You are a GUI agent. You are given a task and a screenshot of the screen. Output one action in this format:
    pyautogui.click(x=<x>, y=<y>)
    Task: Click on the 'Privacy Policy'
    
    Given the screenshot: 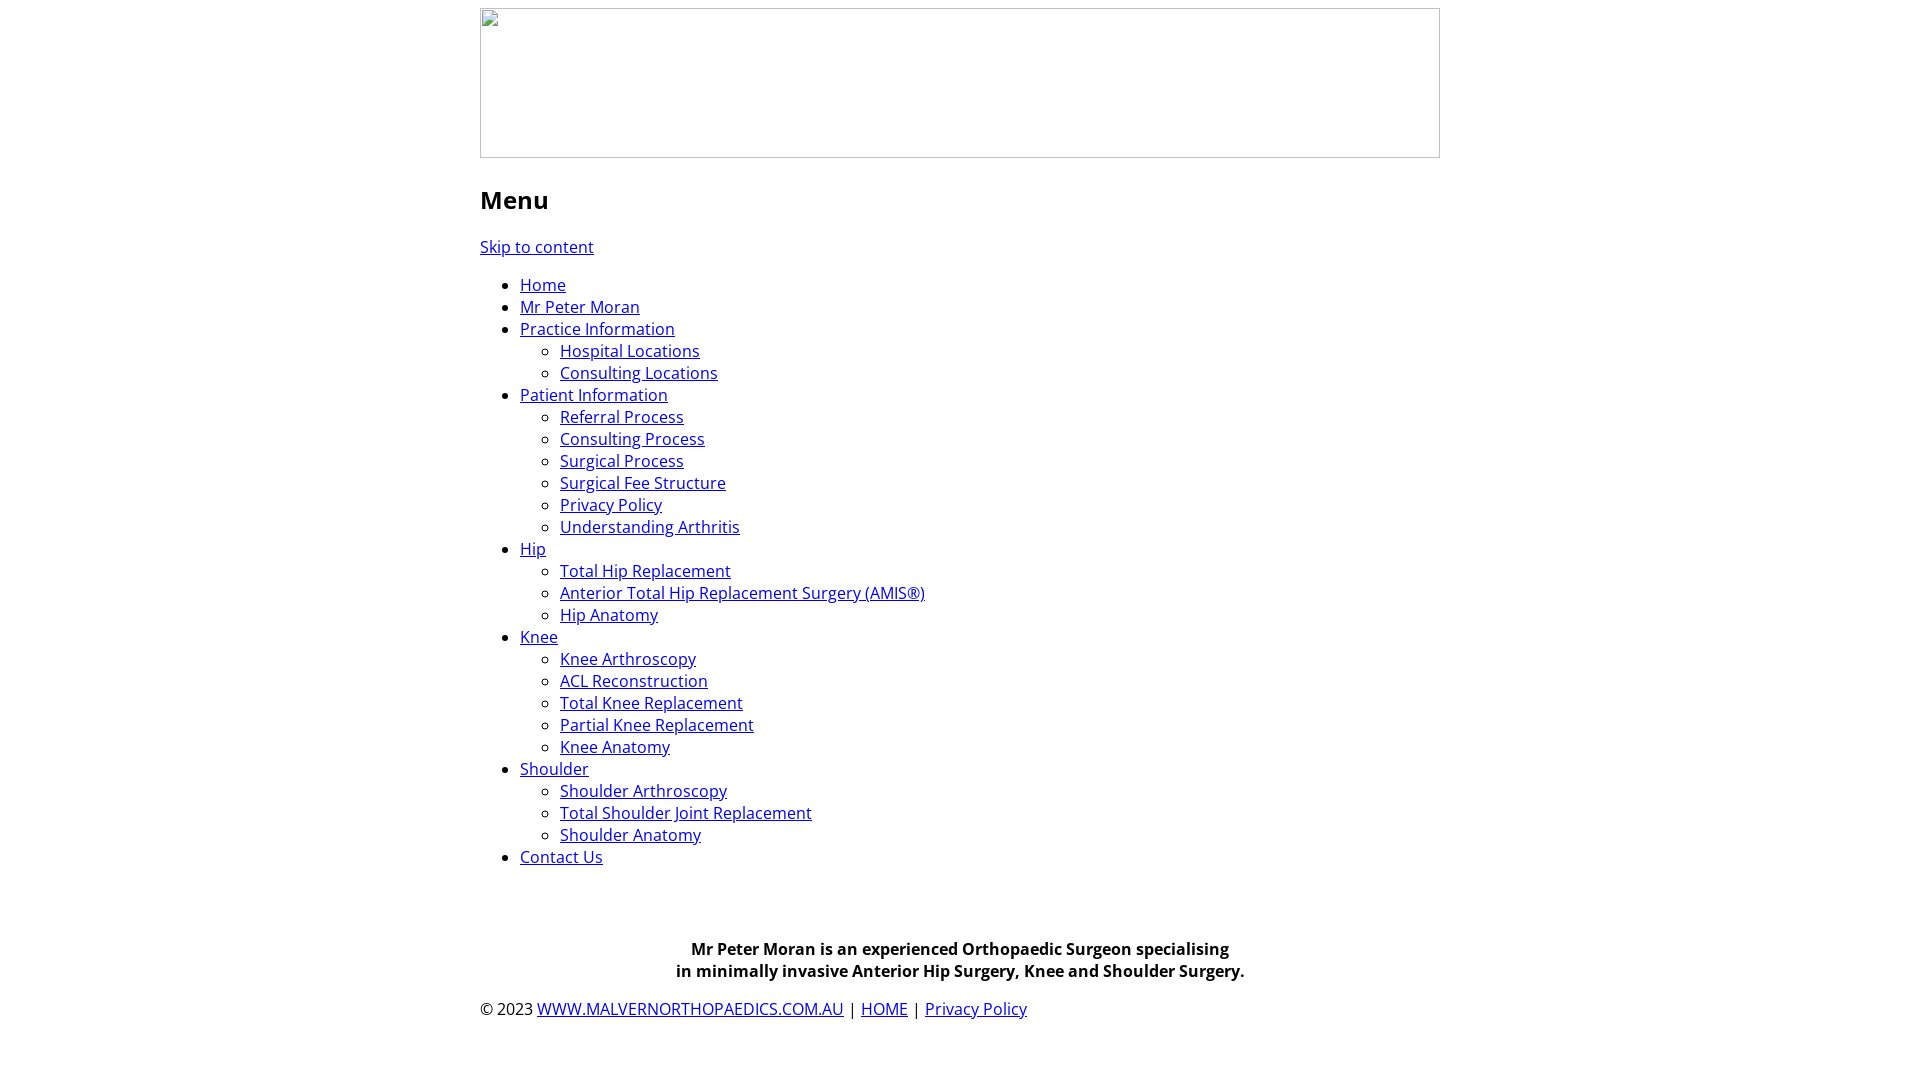 What is the action you would take?
    pyautogui.click(x=924, y=1009)
    